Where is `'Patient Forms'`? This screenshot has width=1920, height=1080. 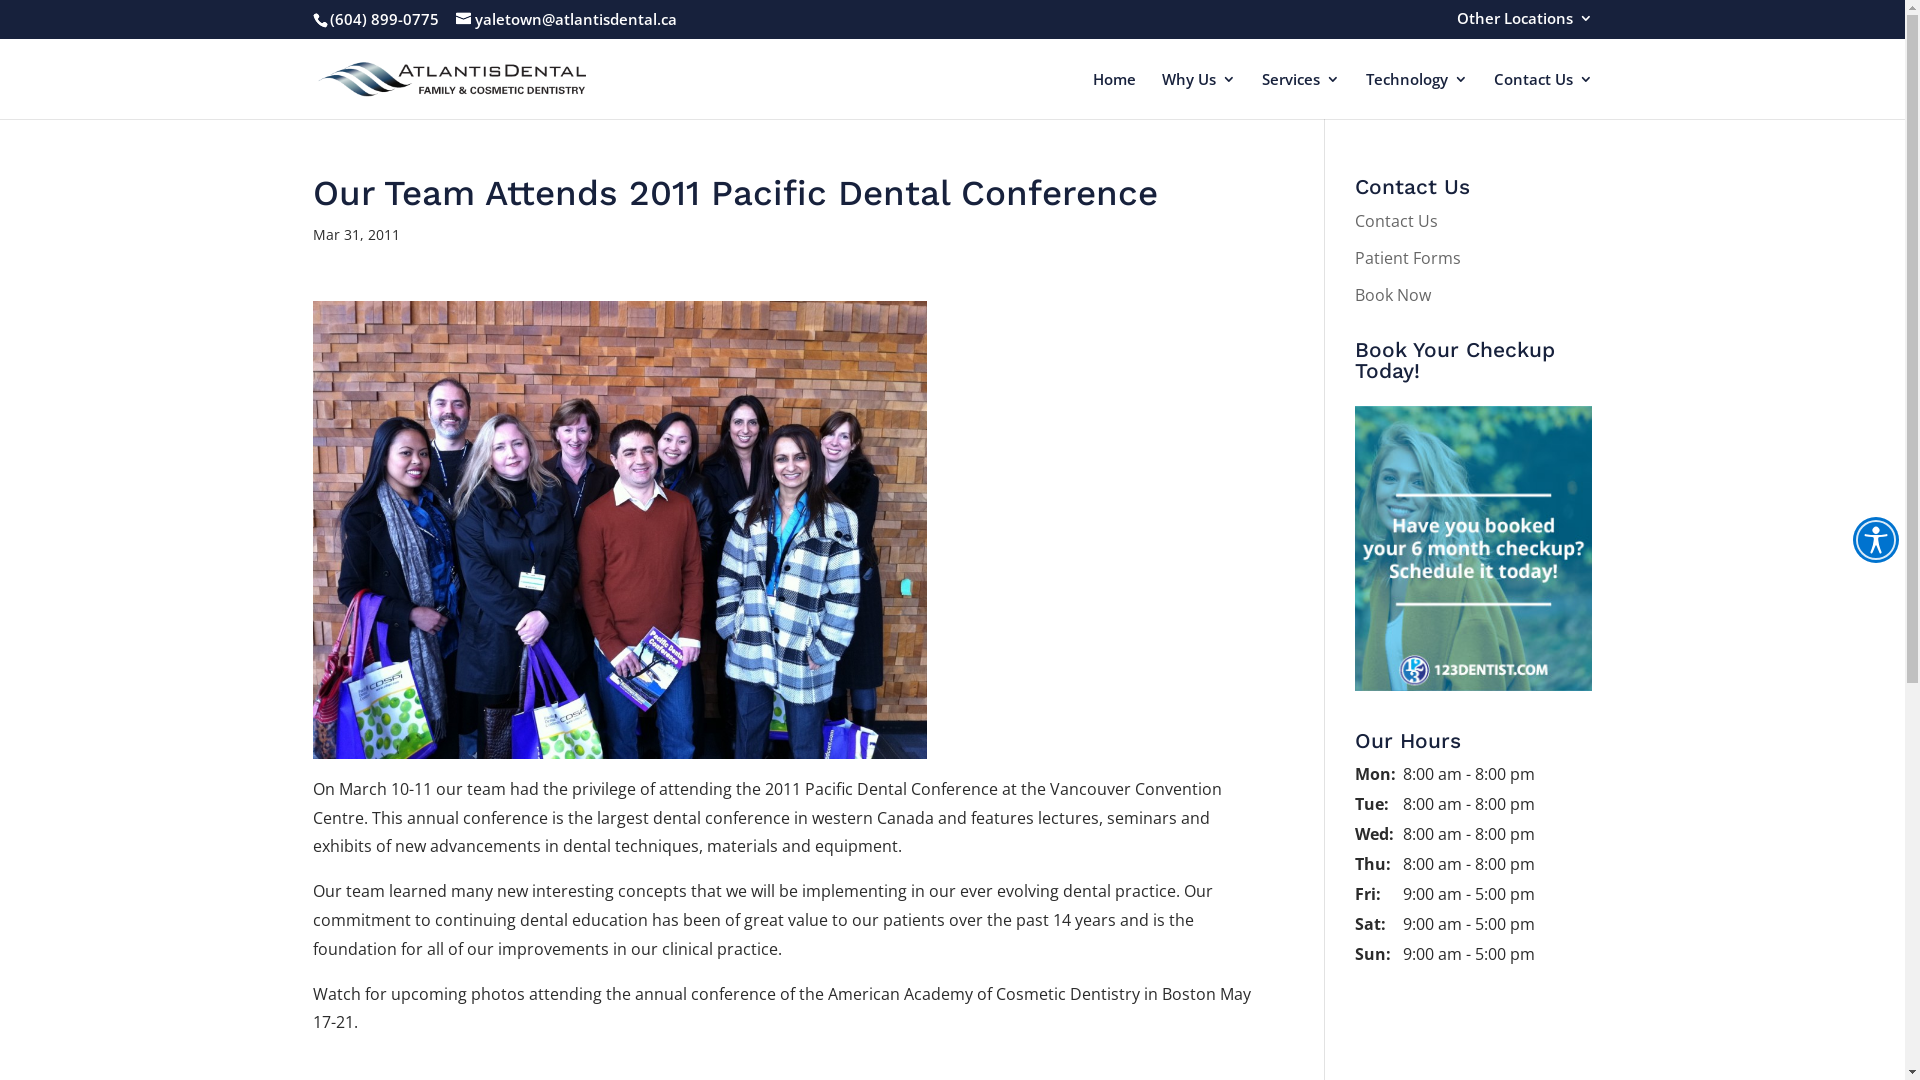 'Patient Forms' is located at coordinates (1406, 257).